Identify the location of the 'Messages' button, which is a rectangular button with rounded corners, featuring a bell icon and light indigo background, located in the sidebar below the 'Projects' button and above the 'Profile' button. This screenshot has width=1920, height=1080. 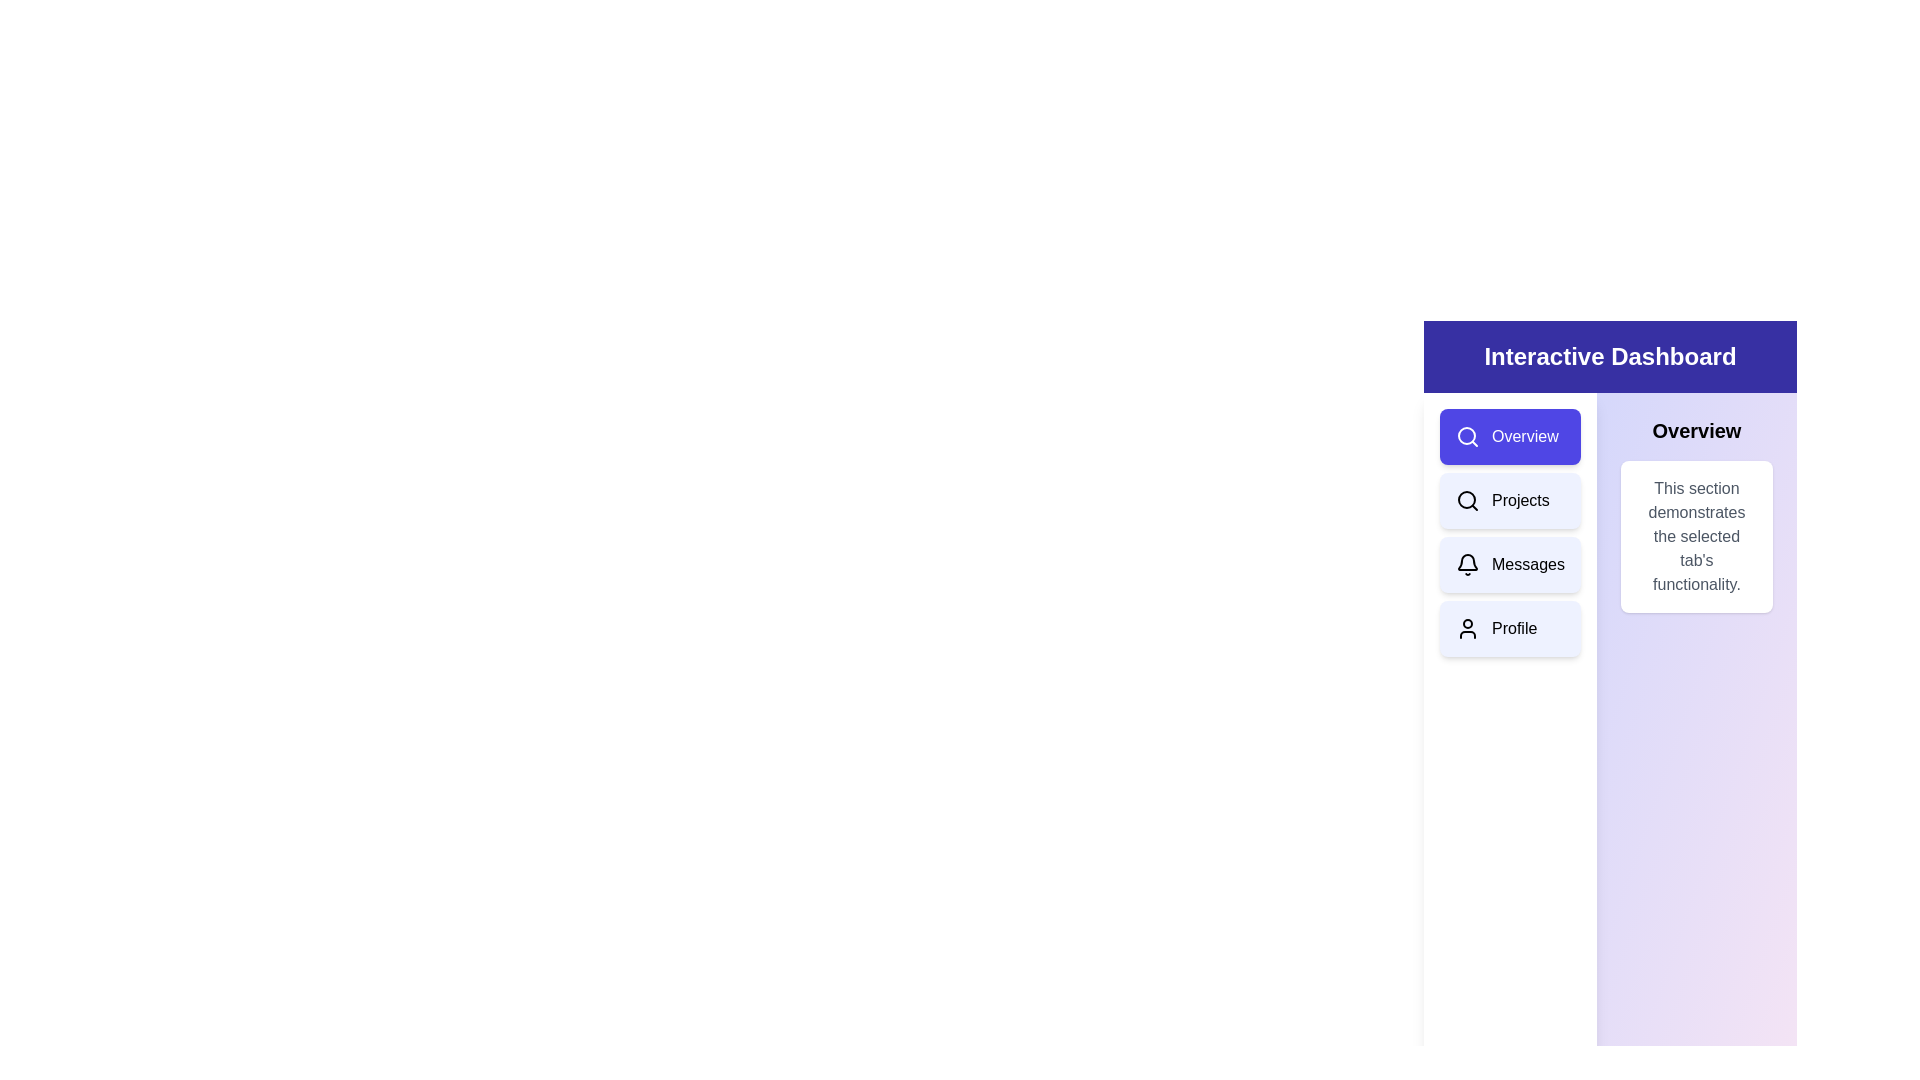
(1510, 564).